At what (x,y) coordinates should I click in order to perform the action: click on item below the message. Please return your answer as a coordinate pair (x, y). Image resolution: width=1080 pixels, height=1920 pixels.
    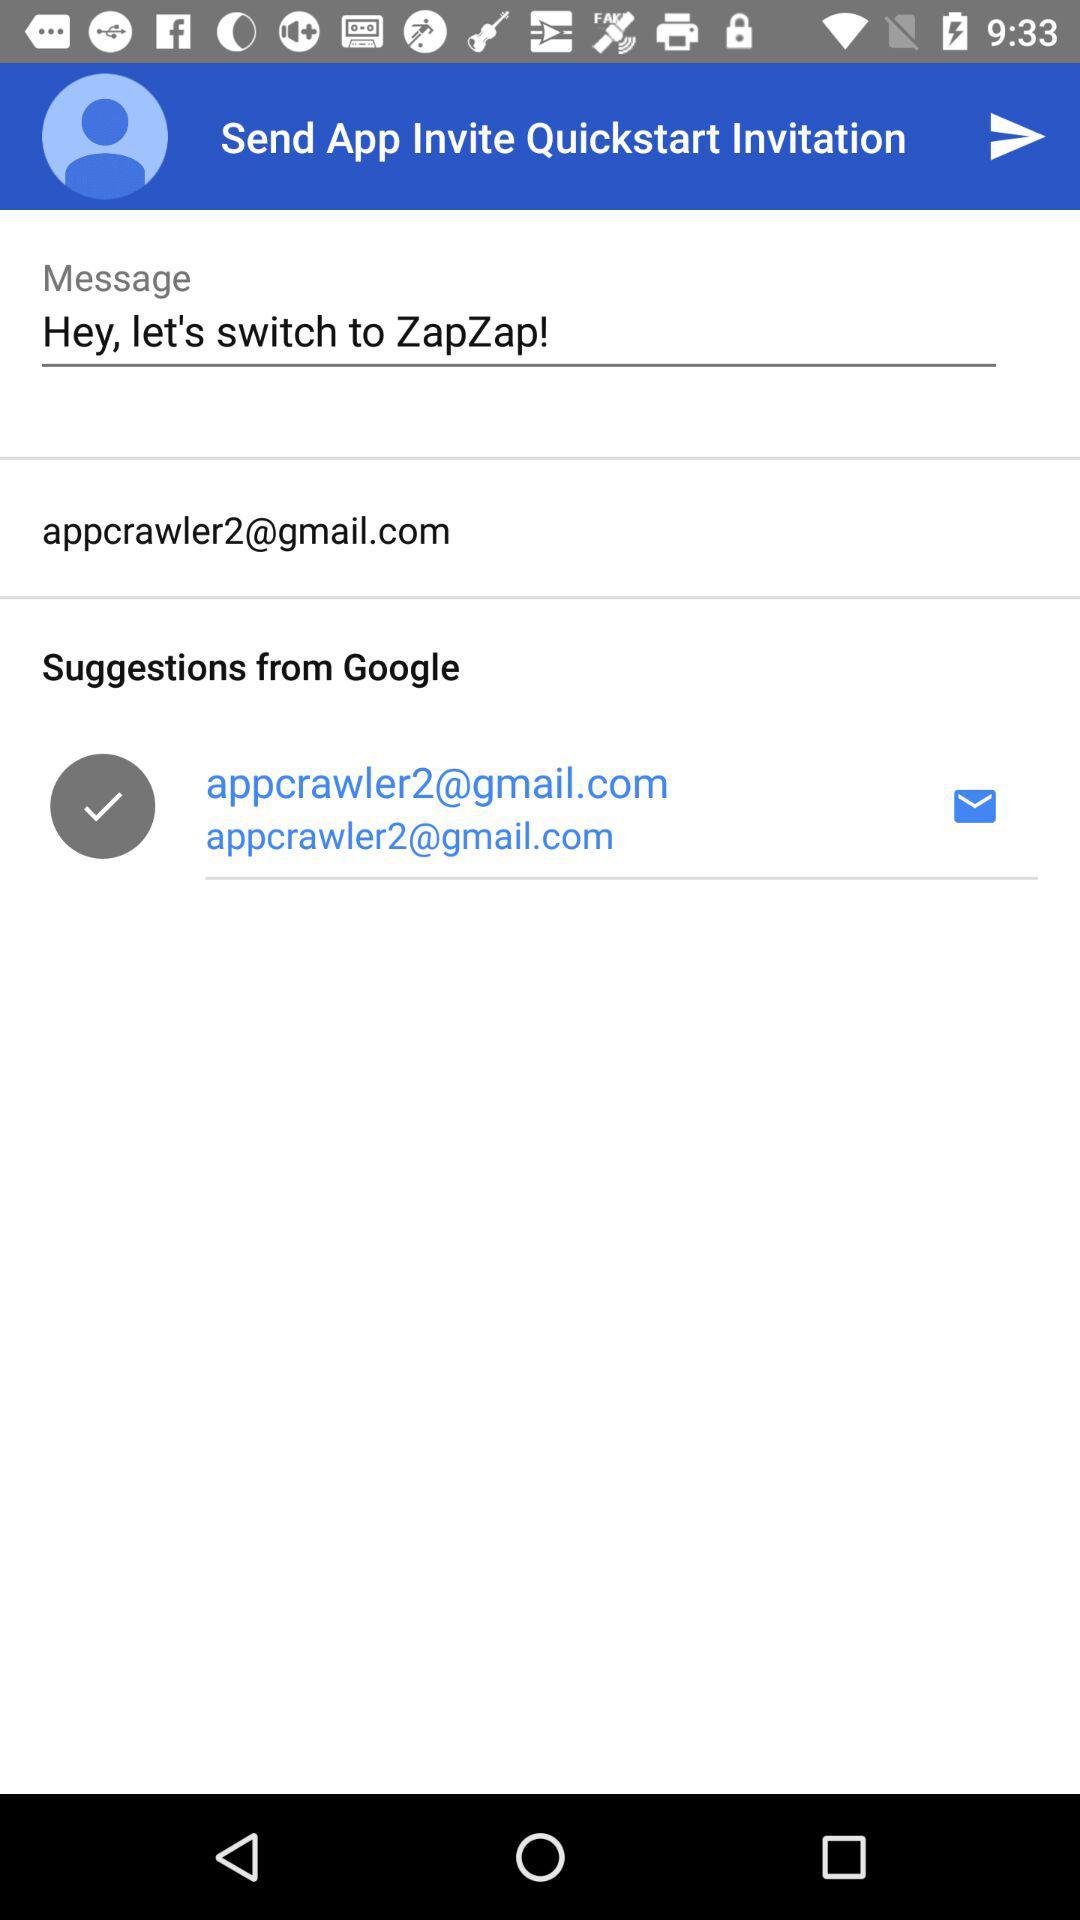
    Looking at the image, I should click on (518, 330).